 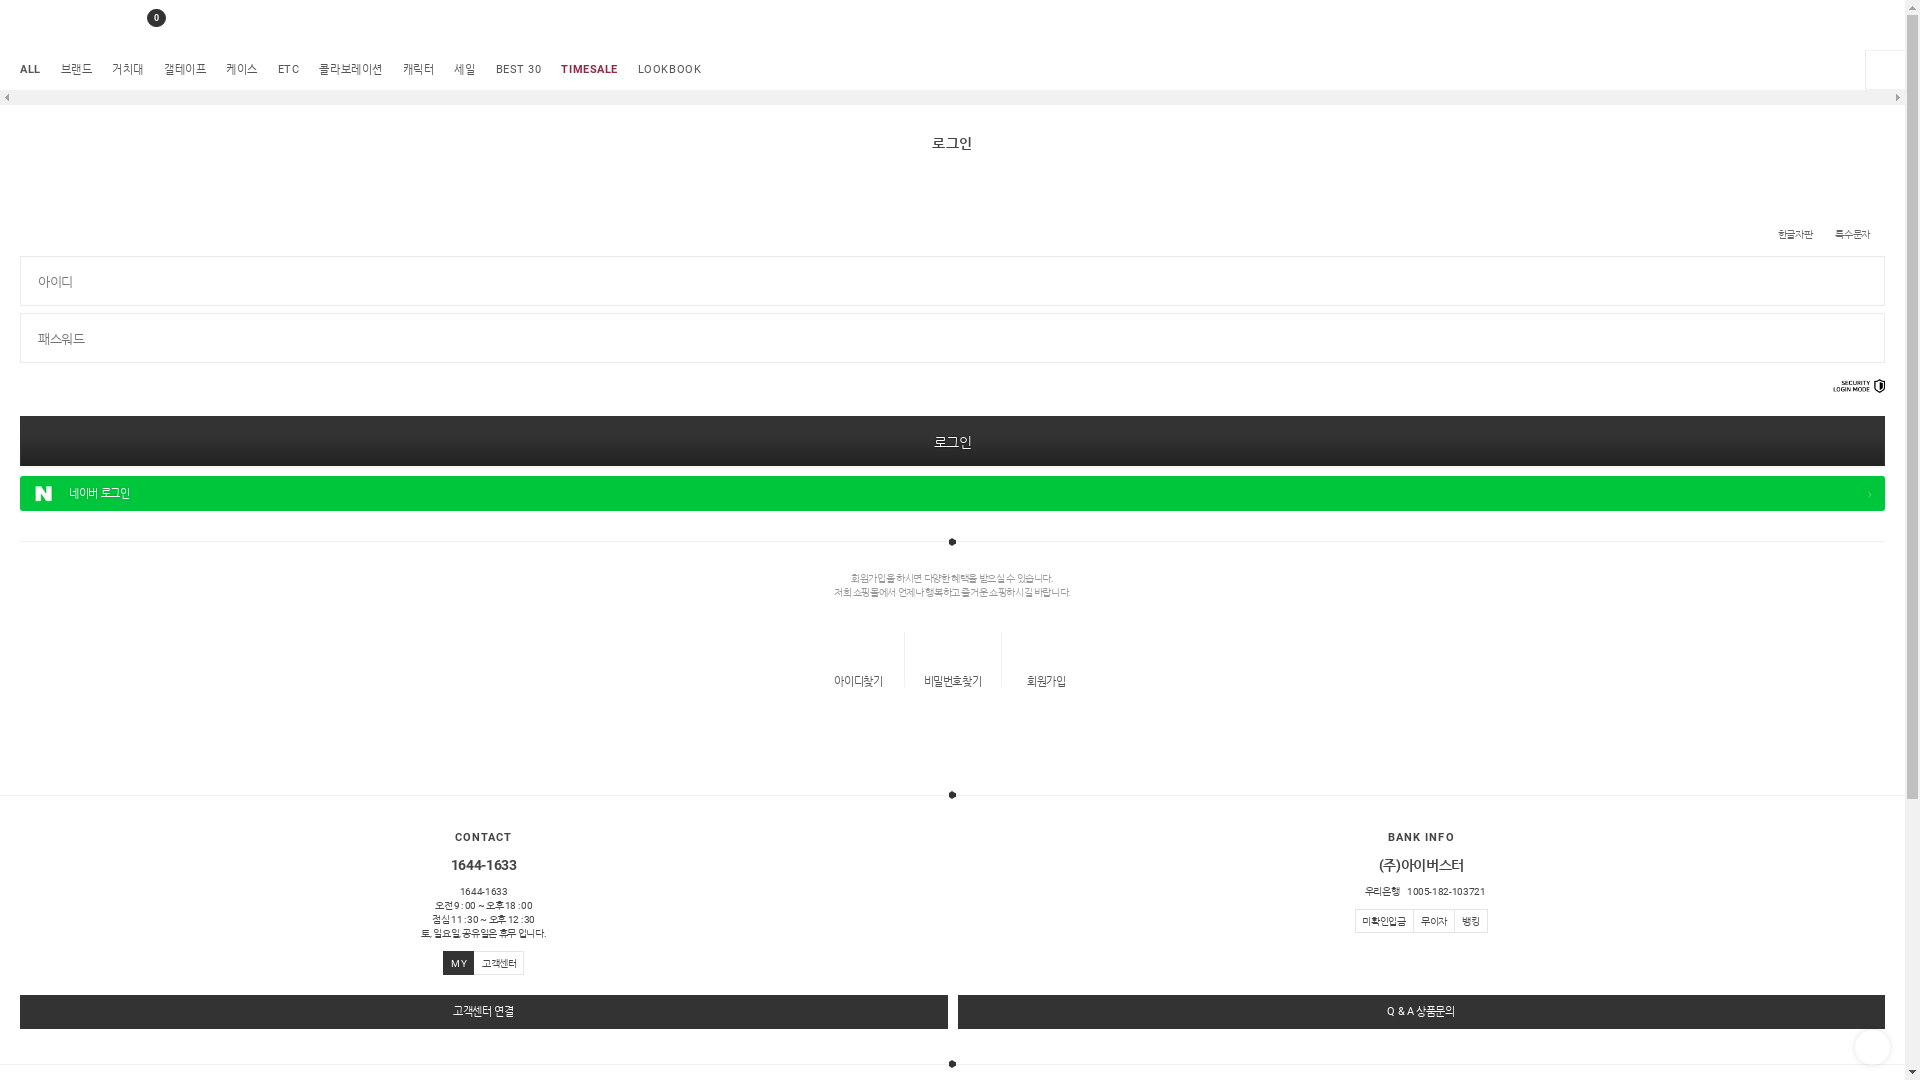 What do you see at coordinates (588, 68) in the screenshot?
I see `'TIMESALE'` at bounding box center [588, 68].